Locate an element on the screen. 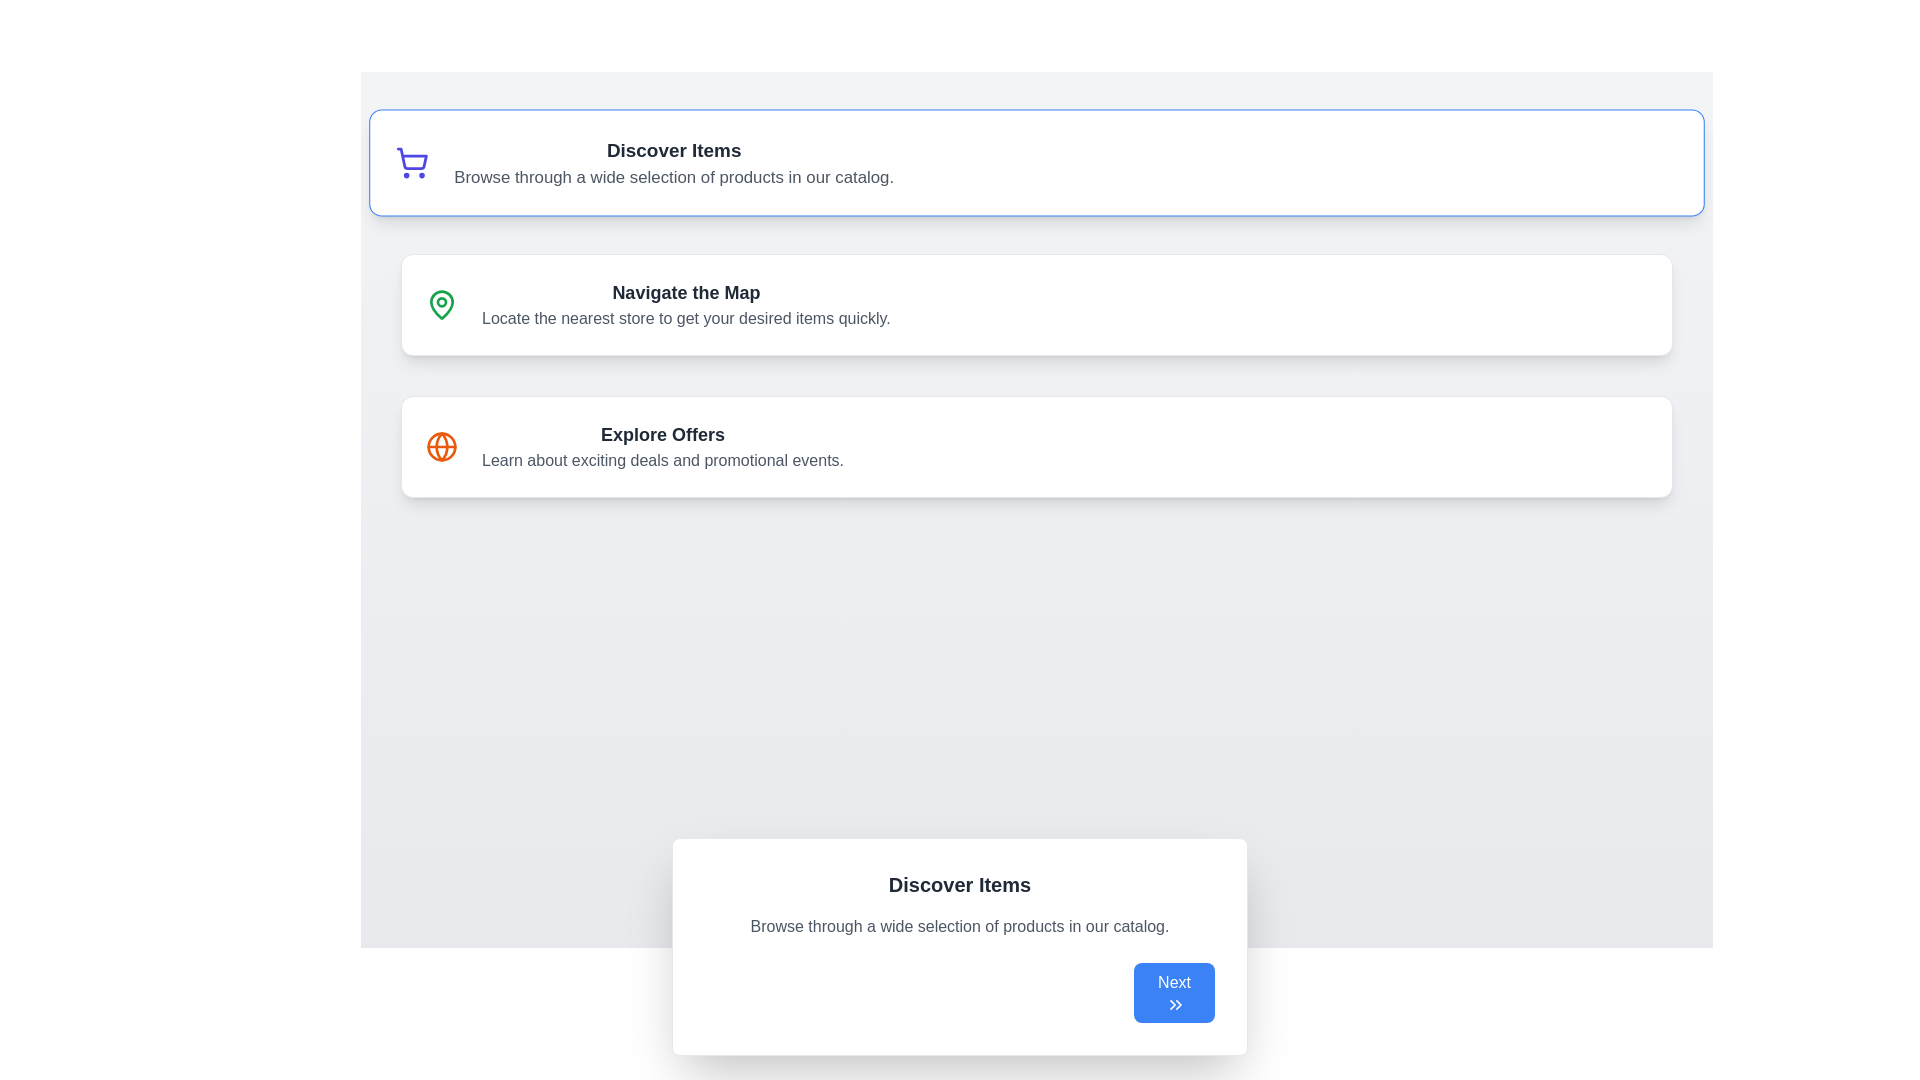 This screenshot has height=1080, width=1920. the globe icon outlined with an orange stroke, located at the left side of the bottom card, next to the 'Explore Offers' text is located at coordinates (440, 446).